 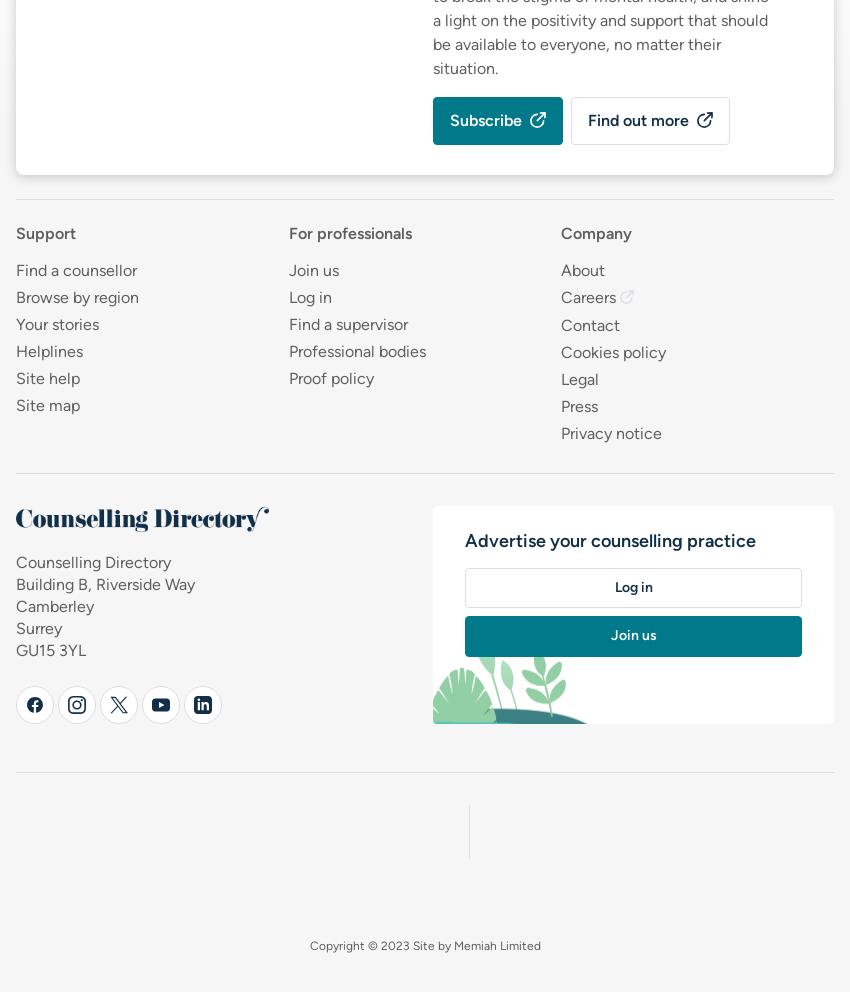 I want to click on 'Contact', so click(x=590, y=324).